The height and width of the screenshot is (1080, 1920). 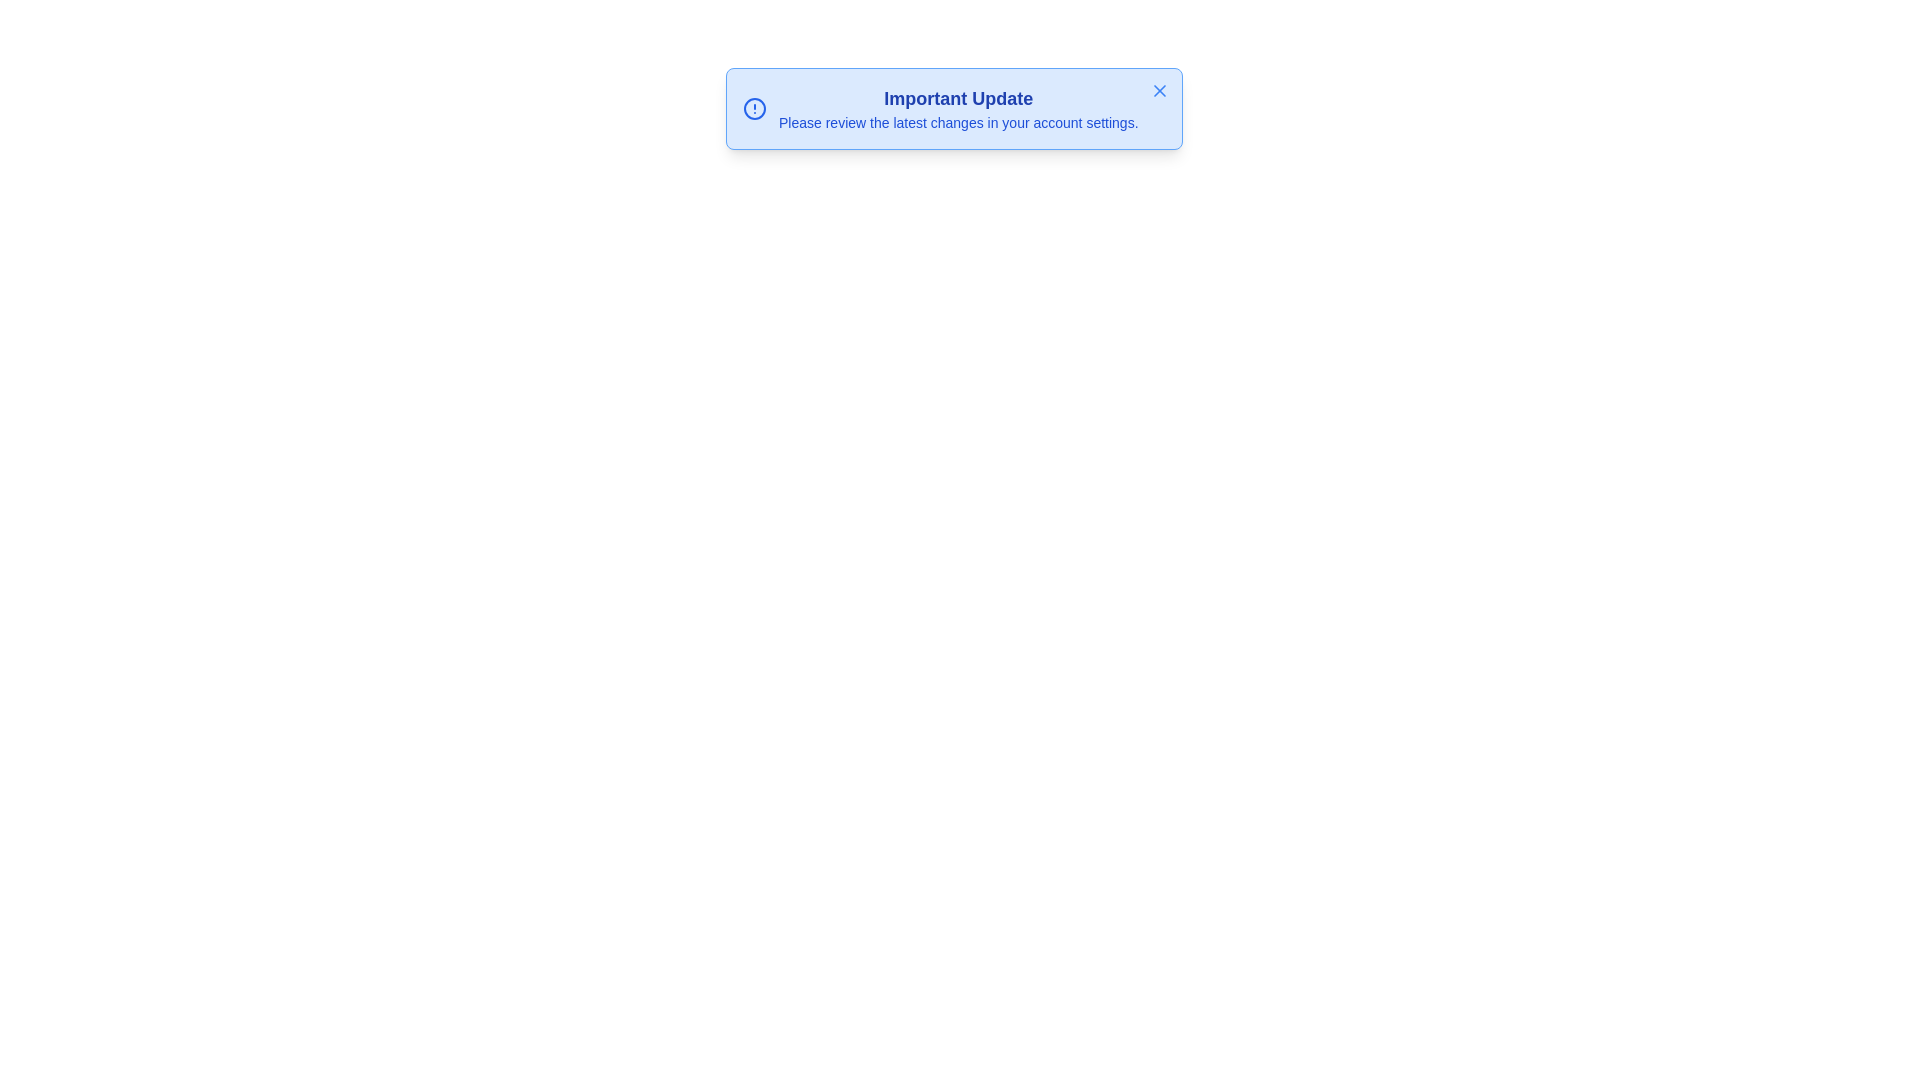 I want to click on the text label reading 'Please review the latest changes in your account settings,' which is styled in blue and positioned directly below the bold blue headline 'Important Update.', so click(x=957, y=123).